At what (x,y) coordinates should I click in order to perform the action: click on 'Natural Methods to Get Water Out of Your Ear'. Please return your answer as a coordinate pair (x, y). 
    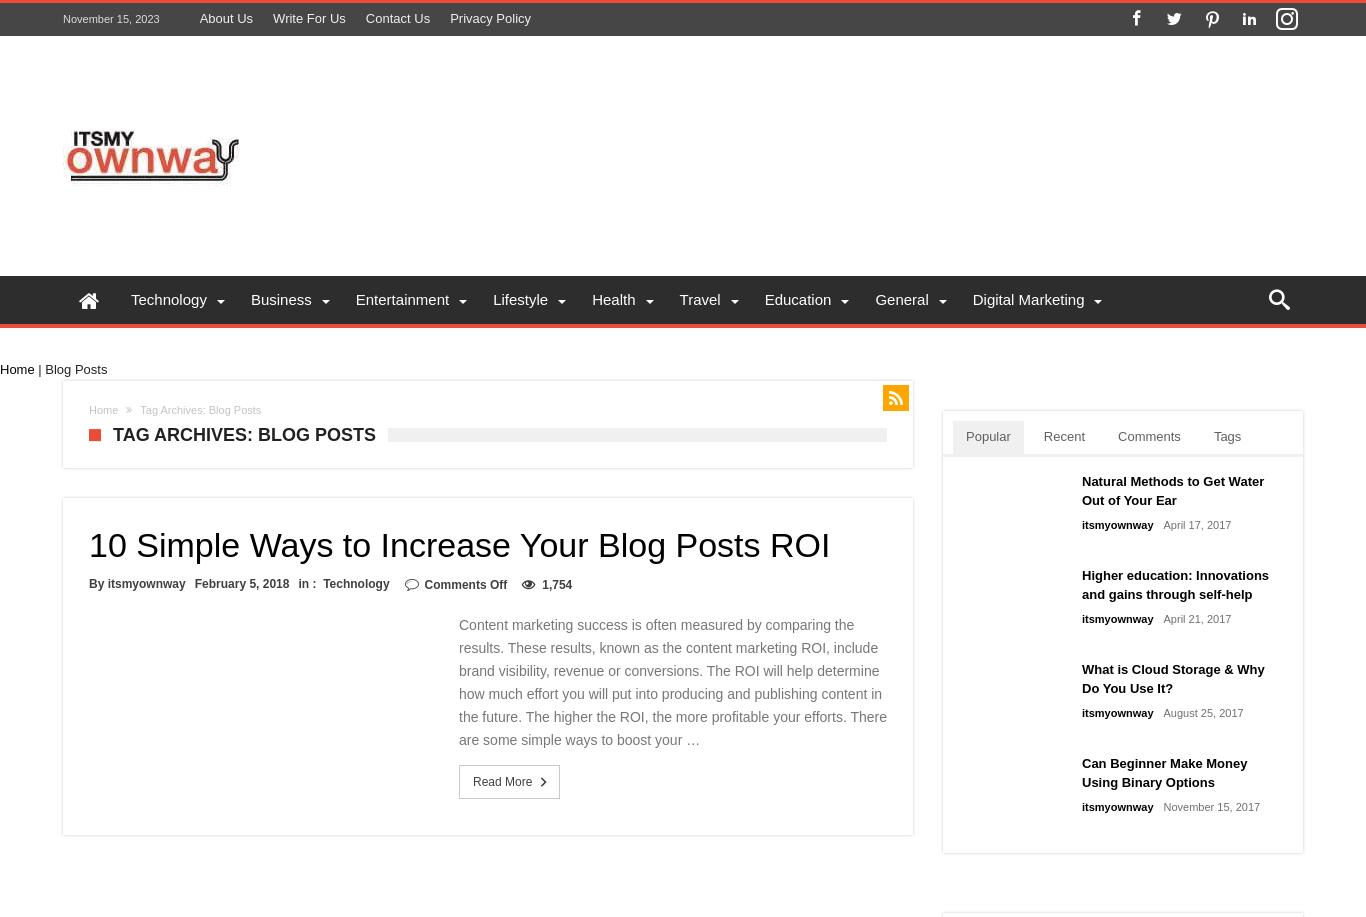
    Looking at the image, I should click on (1172, 489).